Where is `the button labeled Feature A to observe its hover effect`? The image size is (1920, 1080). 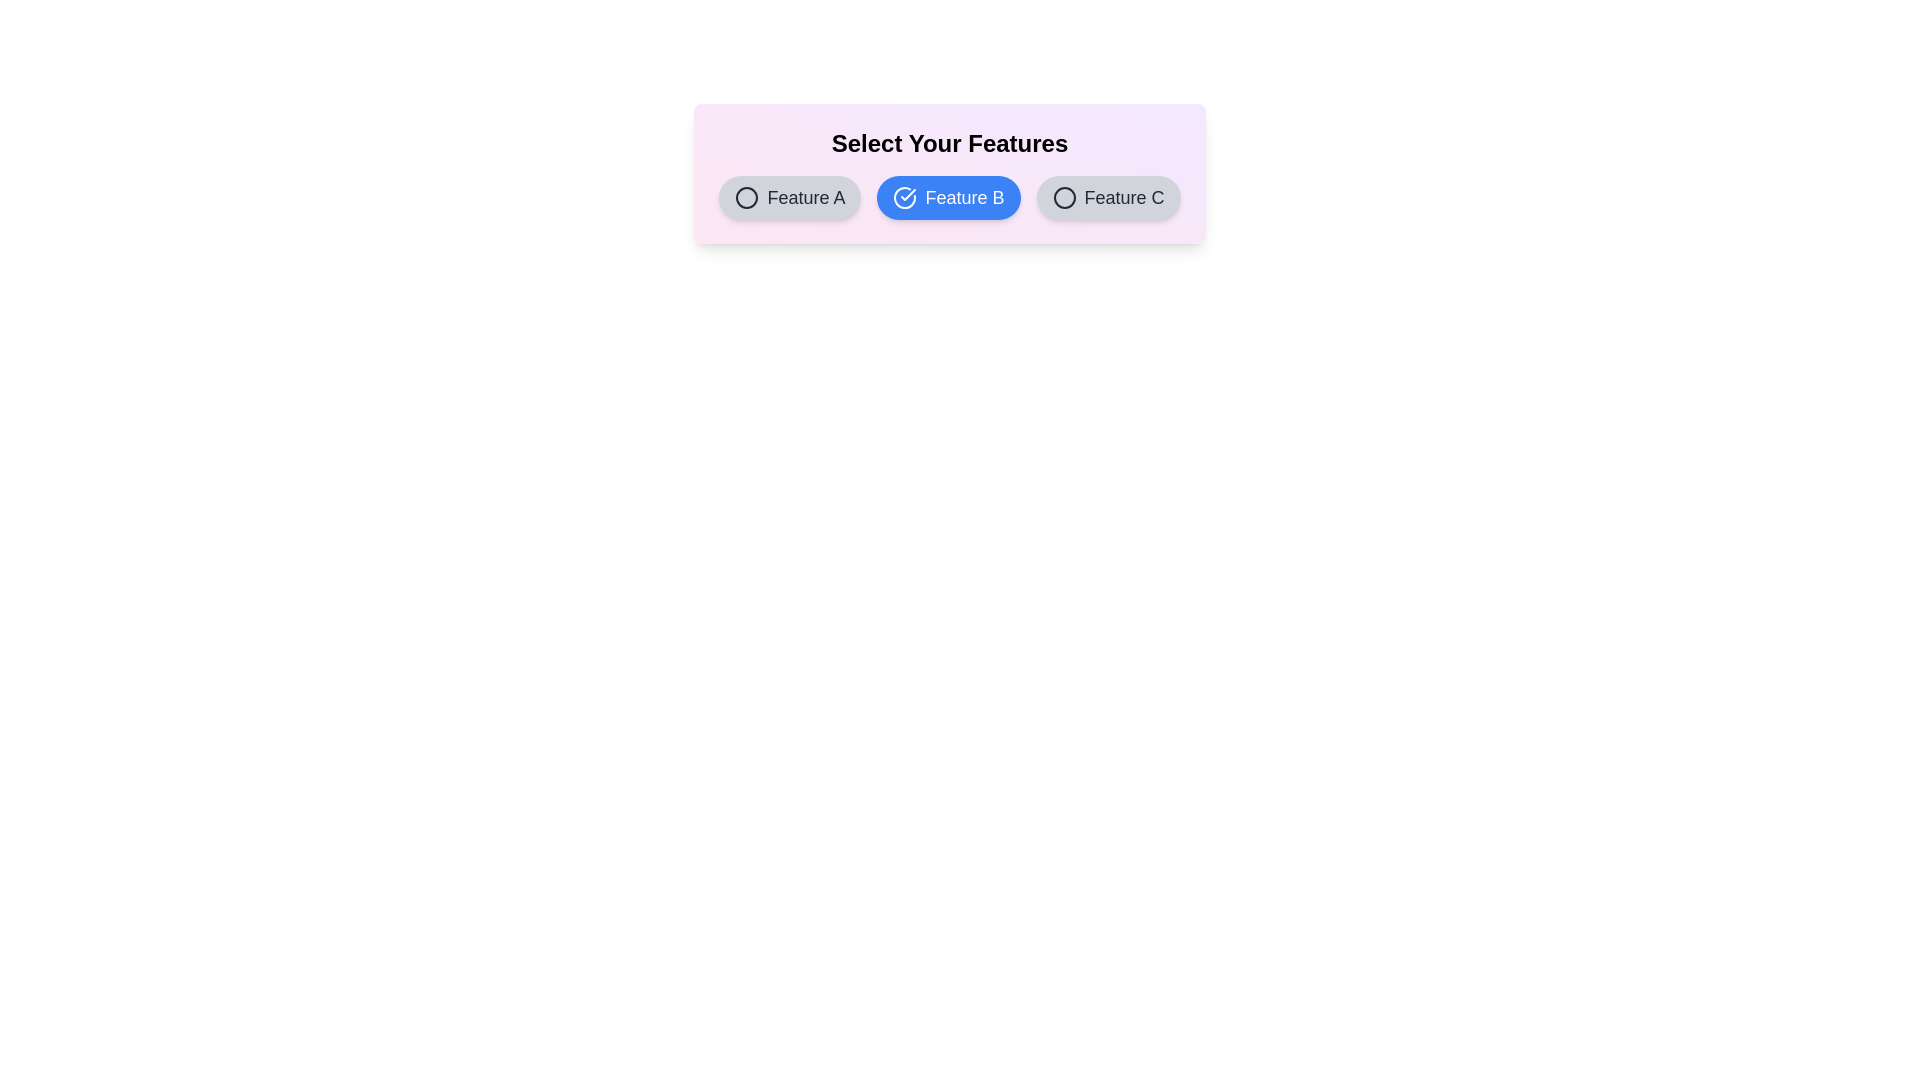
the button labeled Feature A to observe its hover effect is located at coordinates (789, 197).